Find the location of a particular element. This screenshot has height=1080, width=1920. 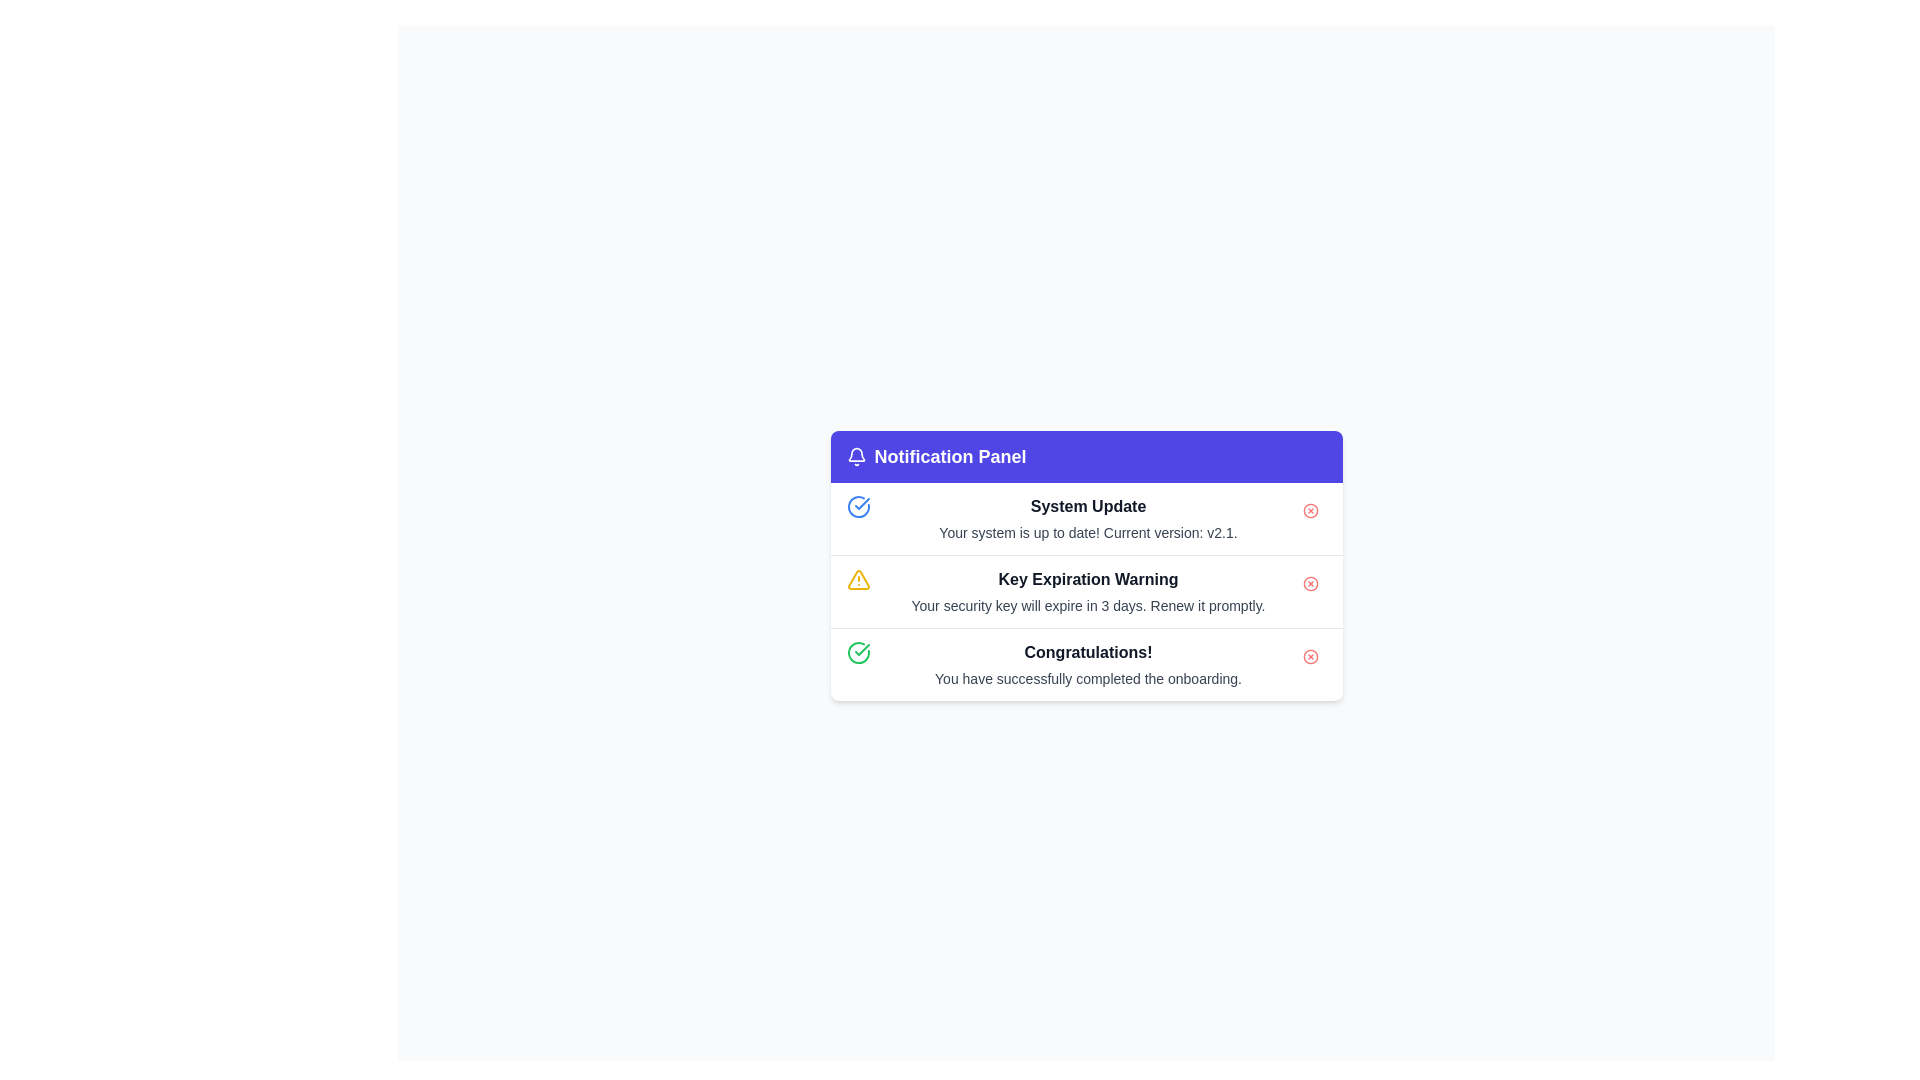

the interactive button located at the far-right of the notification panel, which is intended is located at coordinates (1310, 656).